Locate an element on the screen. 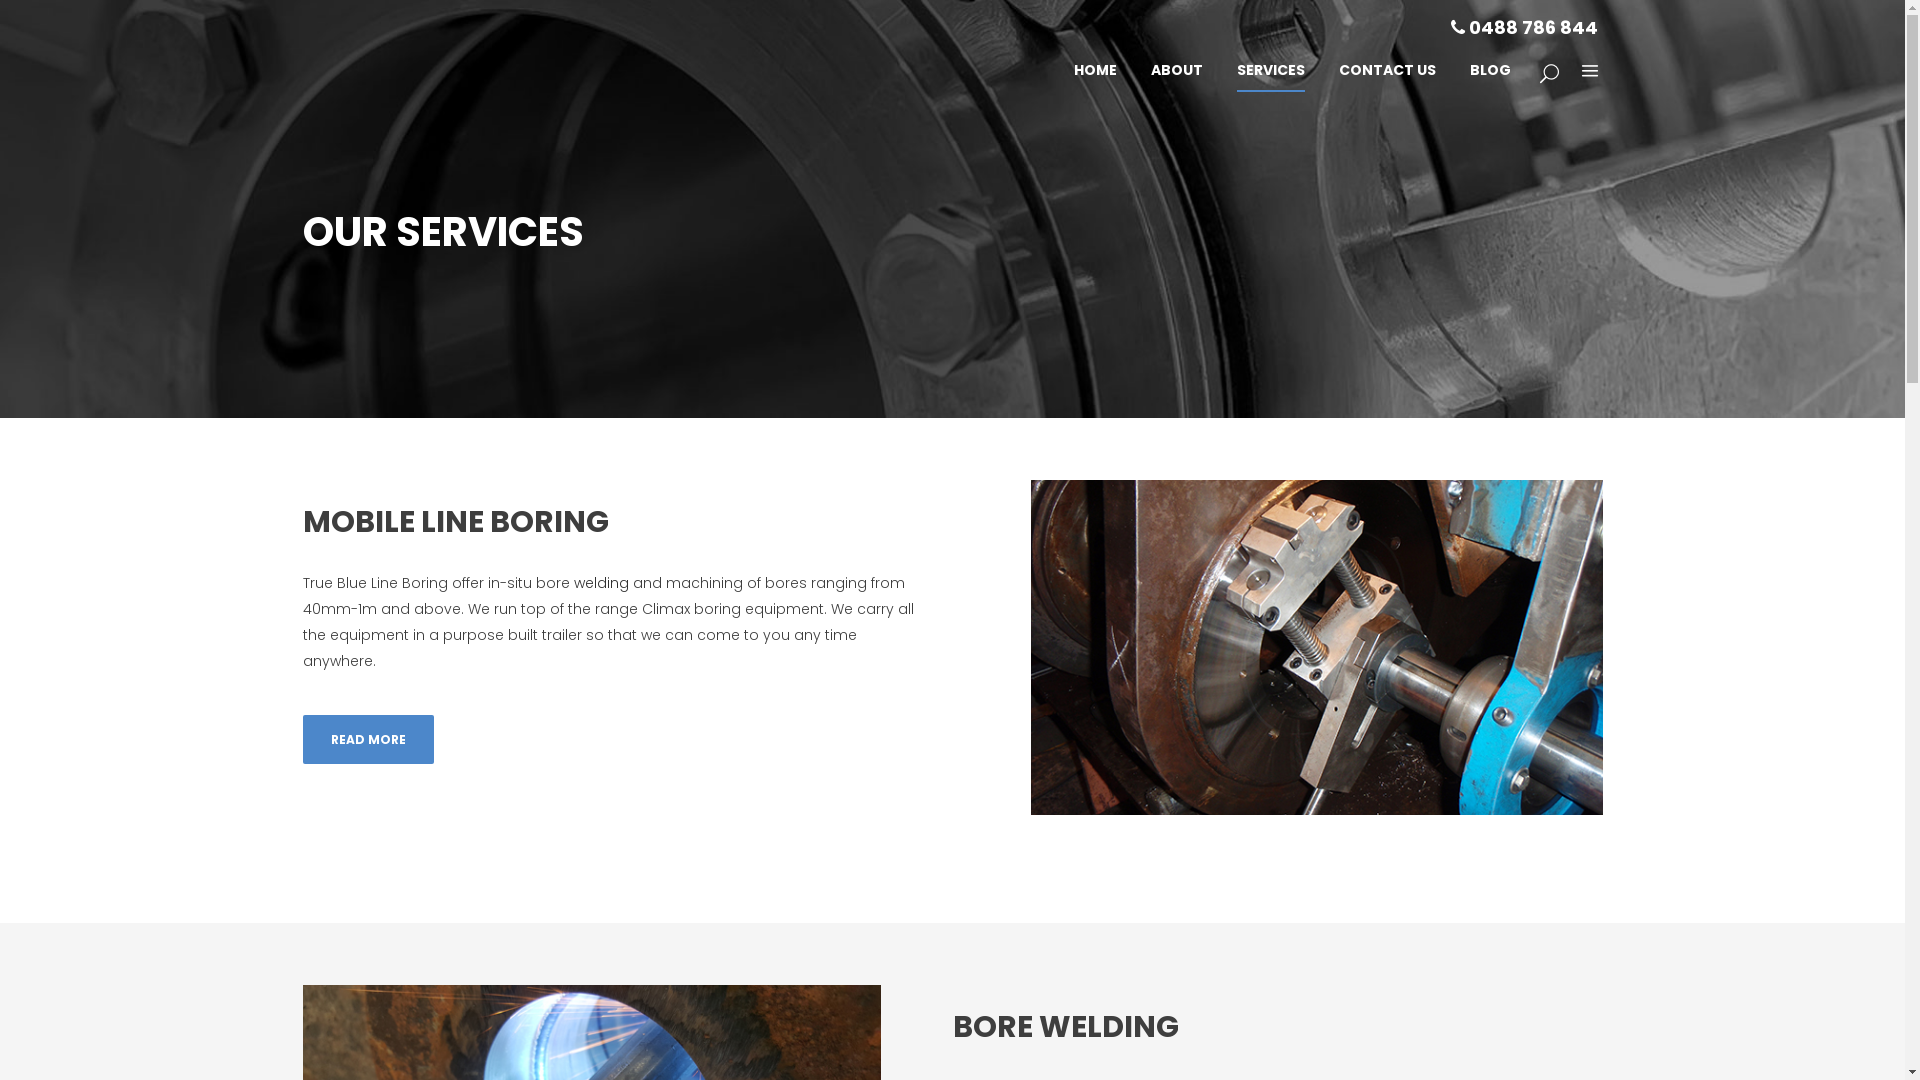 The width and height of the screenshot is (1920, 1080). 'BLOG' is located at coordinates (1489, 68).